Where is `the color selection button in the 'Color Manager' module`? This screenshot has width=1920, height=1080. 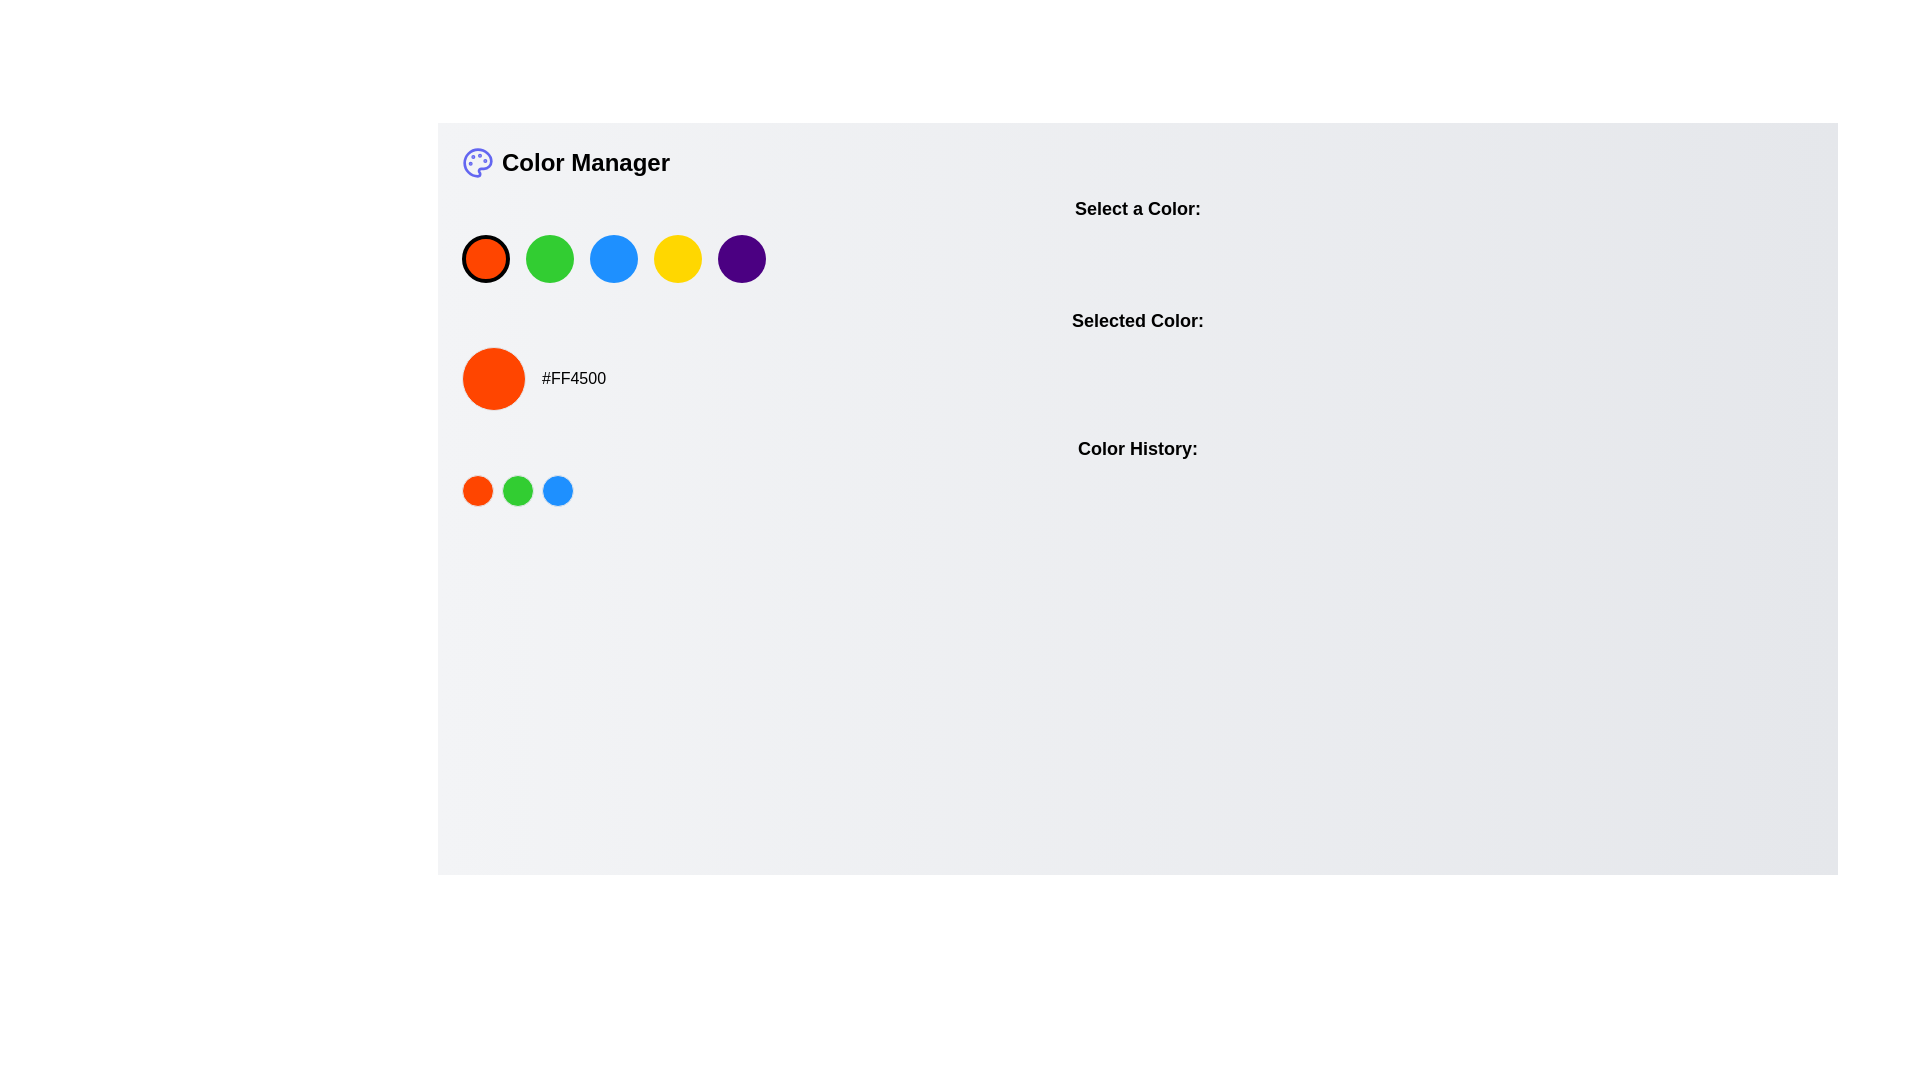
the color selection button in the 'Color Manager' module is located at coordinates (1137, 238).